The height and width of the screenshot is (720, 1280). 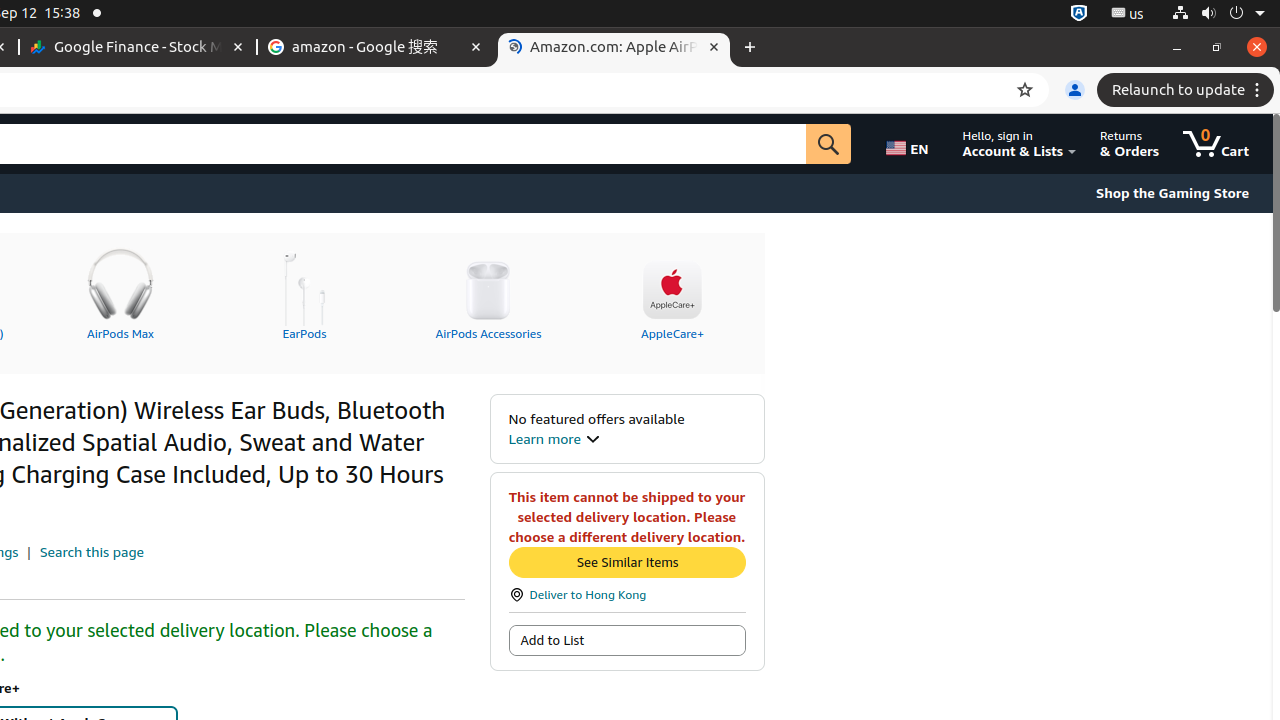 What do you see at coordinates (625, 562) in the screenshot?
I see `'See Similar Items'` at bounding box center [625, 562].